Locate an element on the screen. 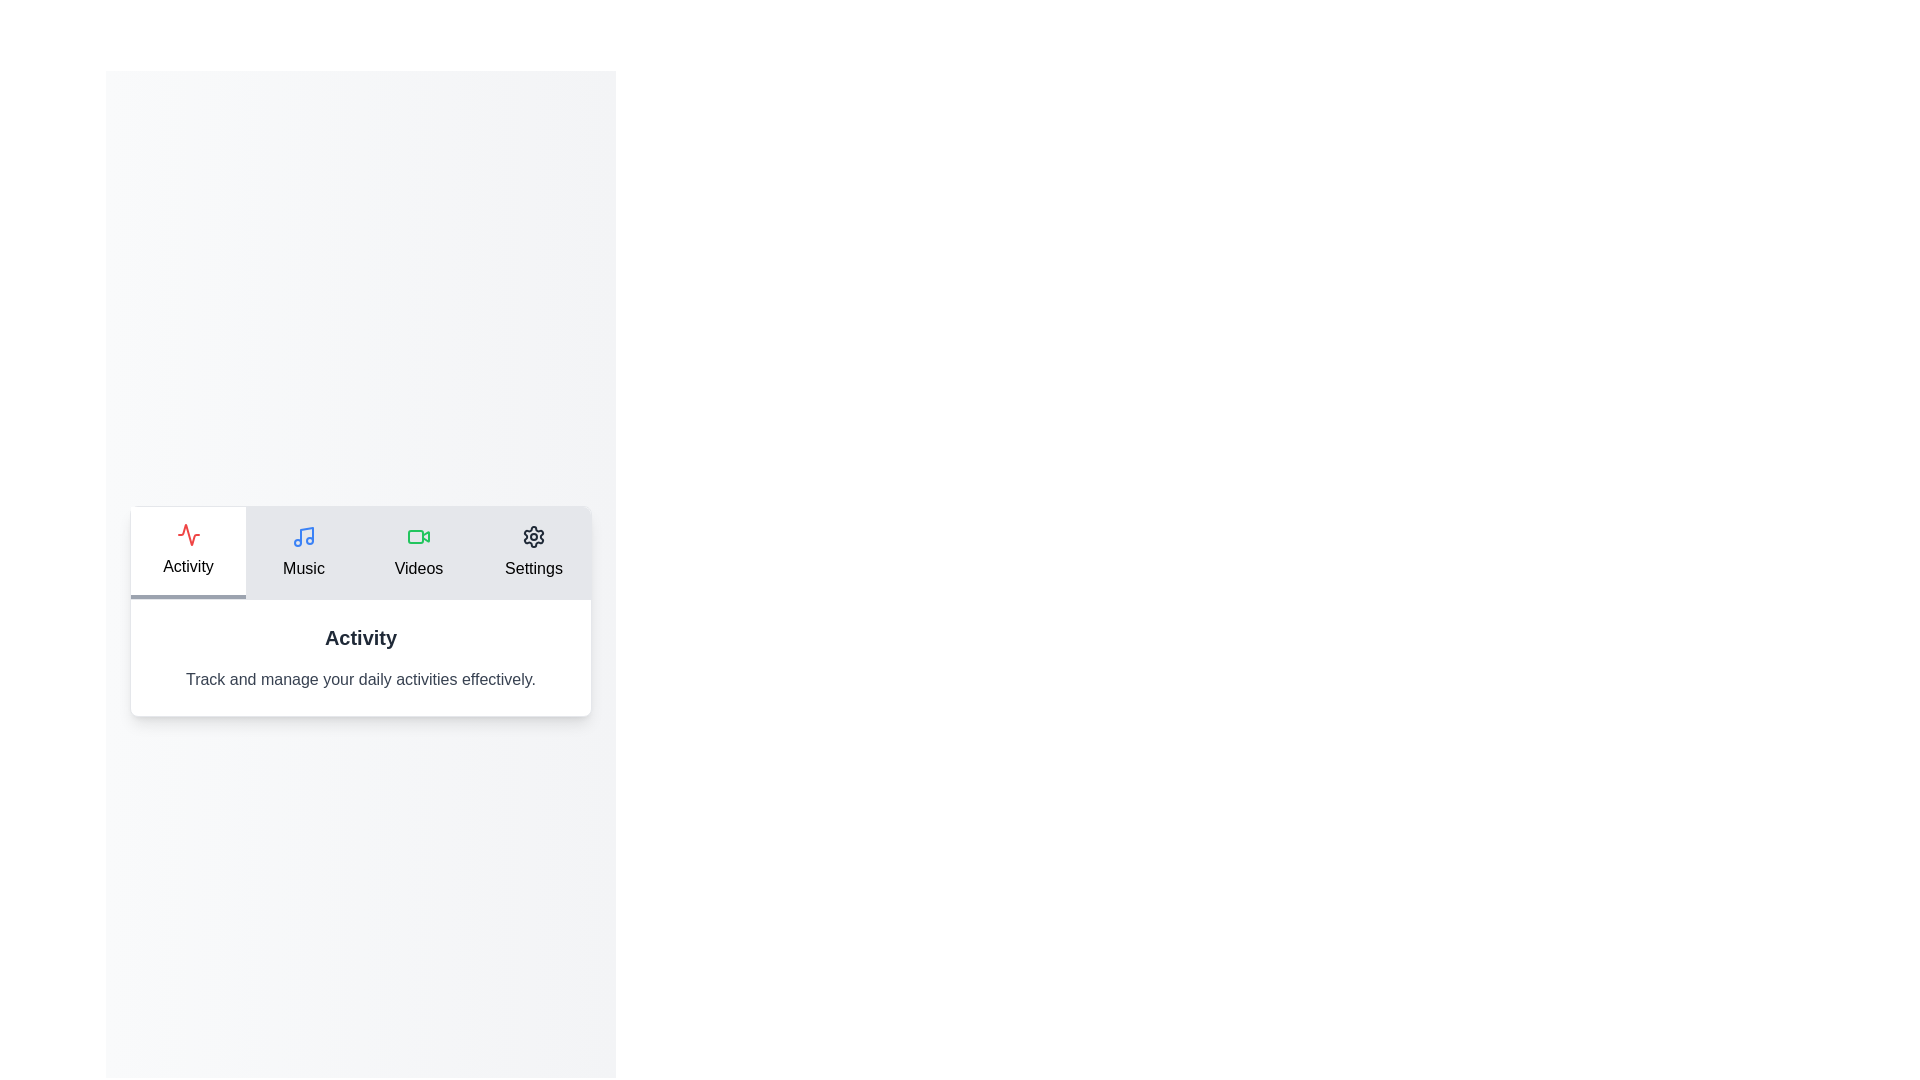 The width and height of the screenshot is (1920, 1080). the tab Music to display its associated content is located at coordinates (302, 552).